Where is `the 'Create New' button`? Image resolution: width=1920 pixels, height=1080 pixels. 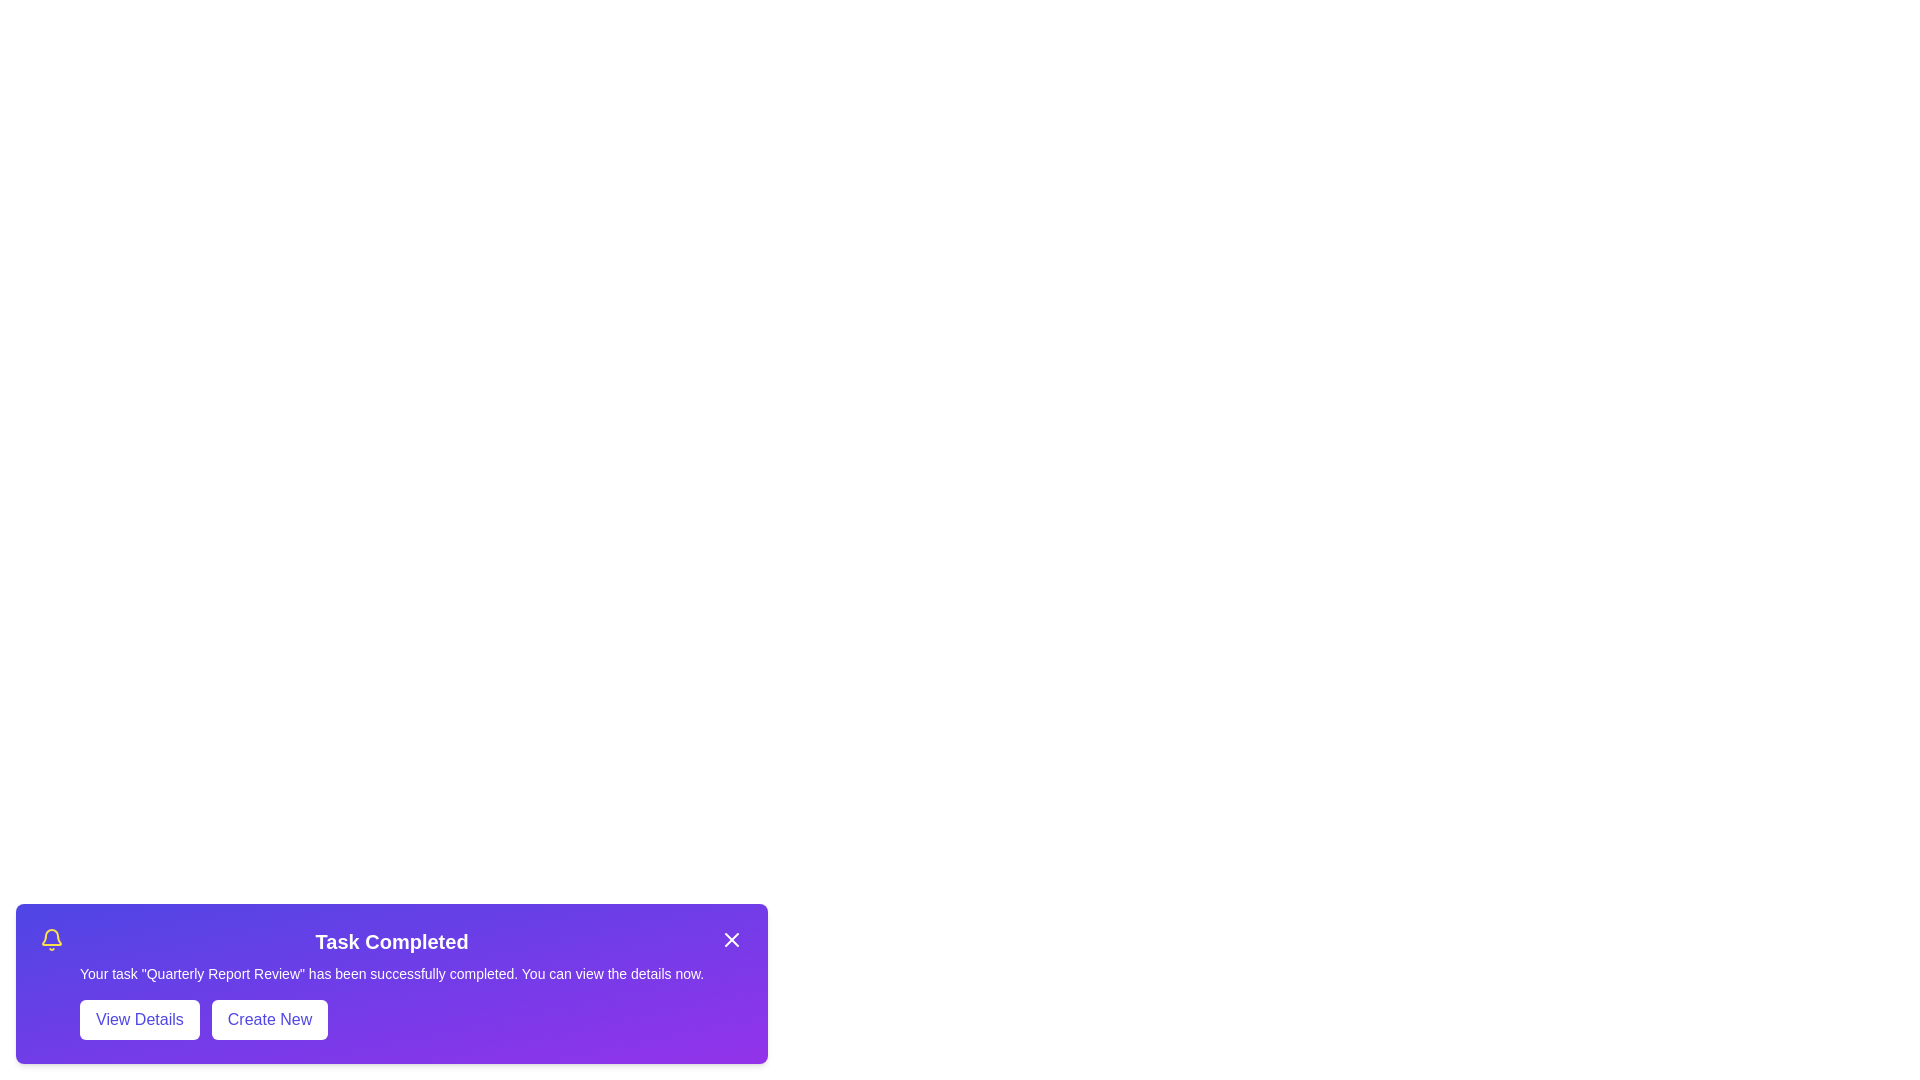
the 'Create New' button is located at coordinates (268, 1019).